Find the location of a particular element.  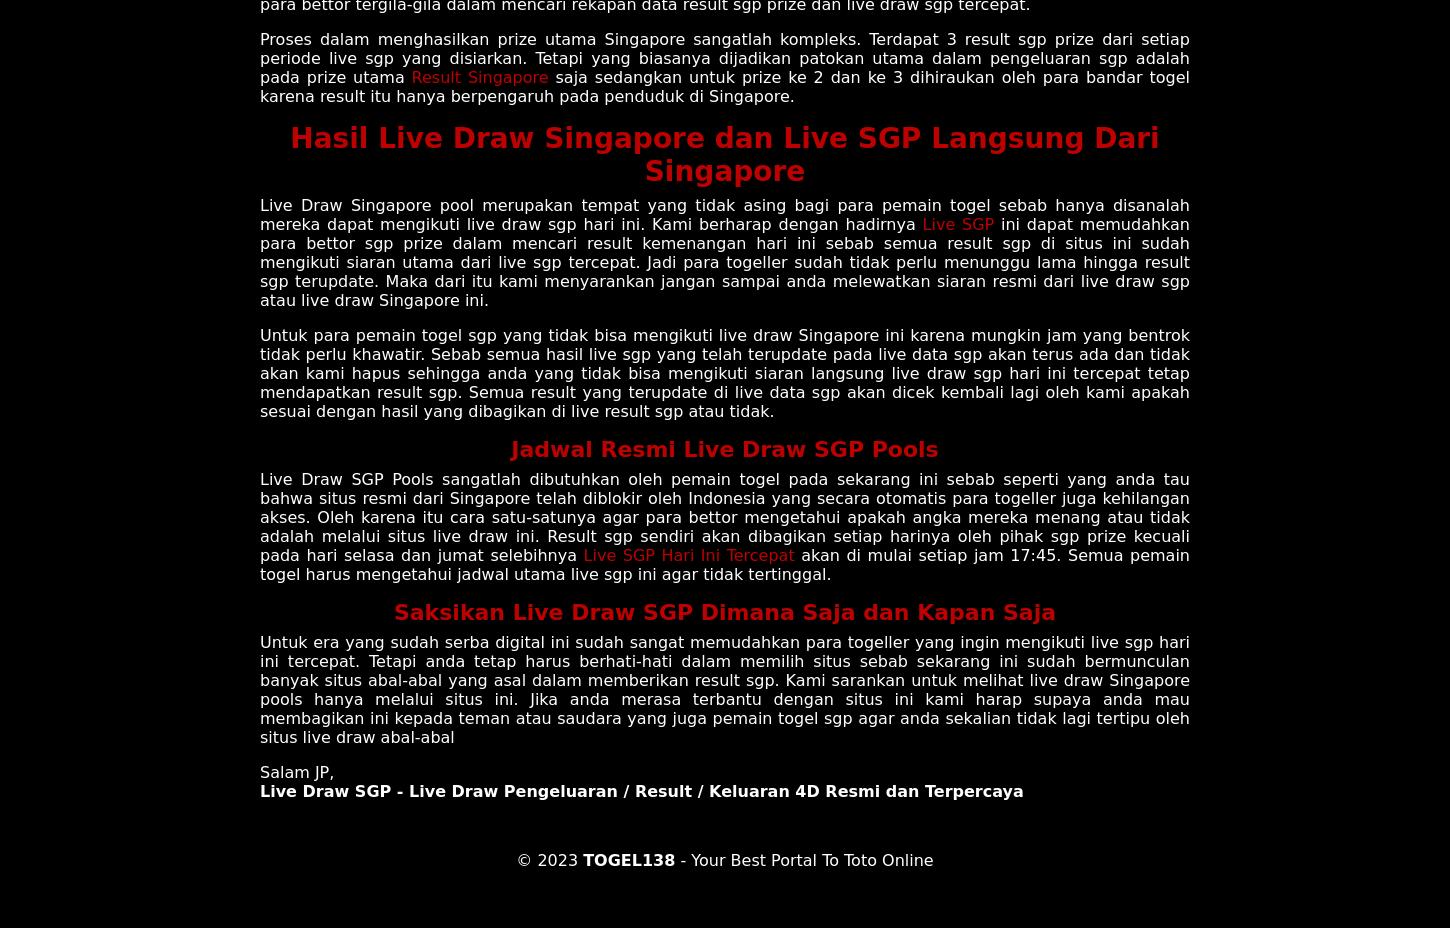

'- Your Best Portal To Toto Online' is located at coordinates (804, 859).